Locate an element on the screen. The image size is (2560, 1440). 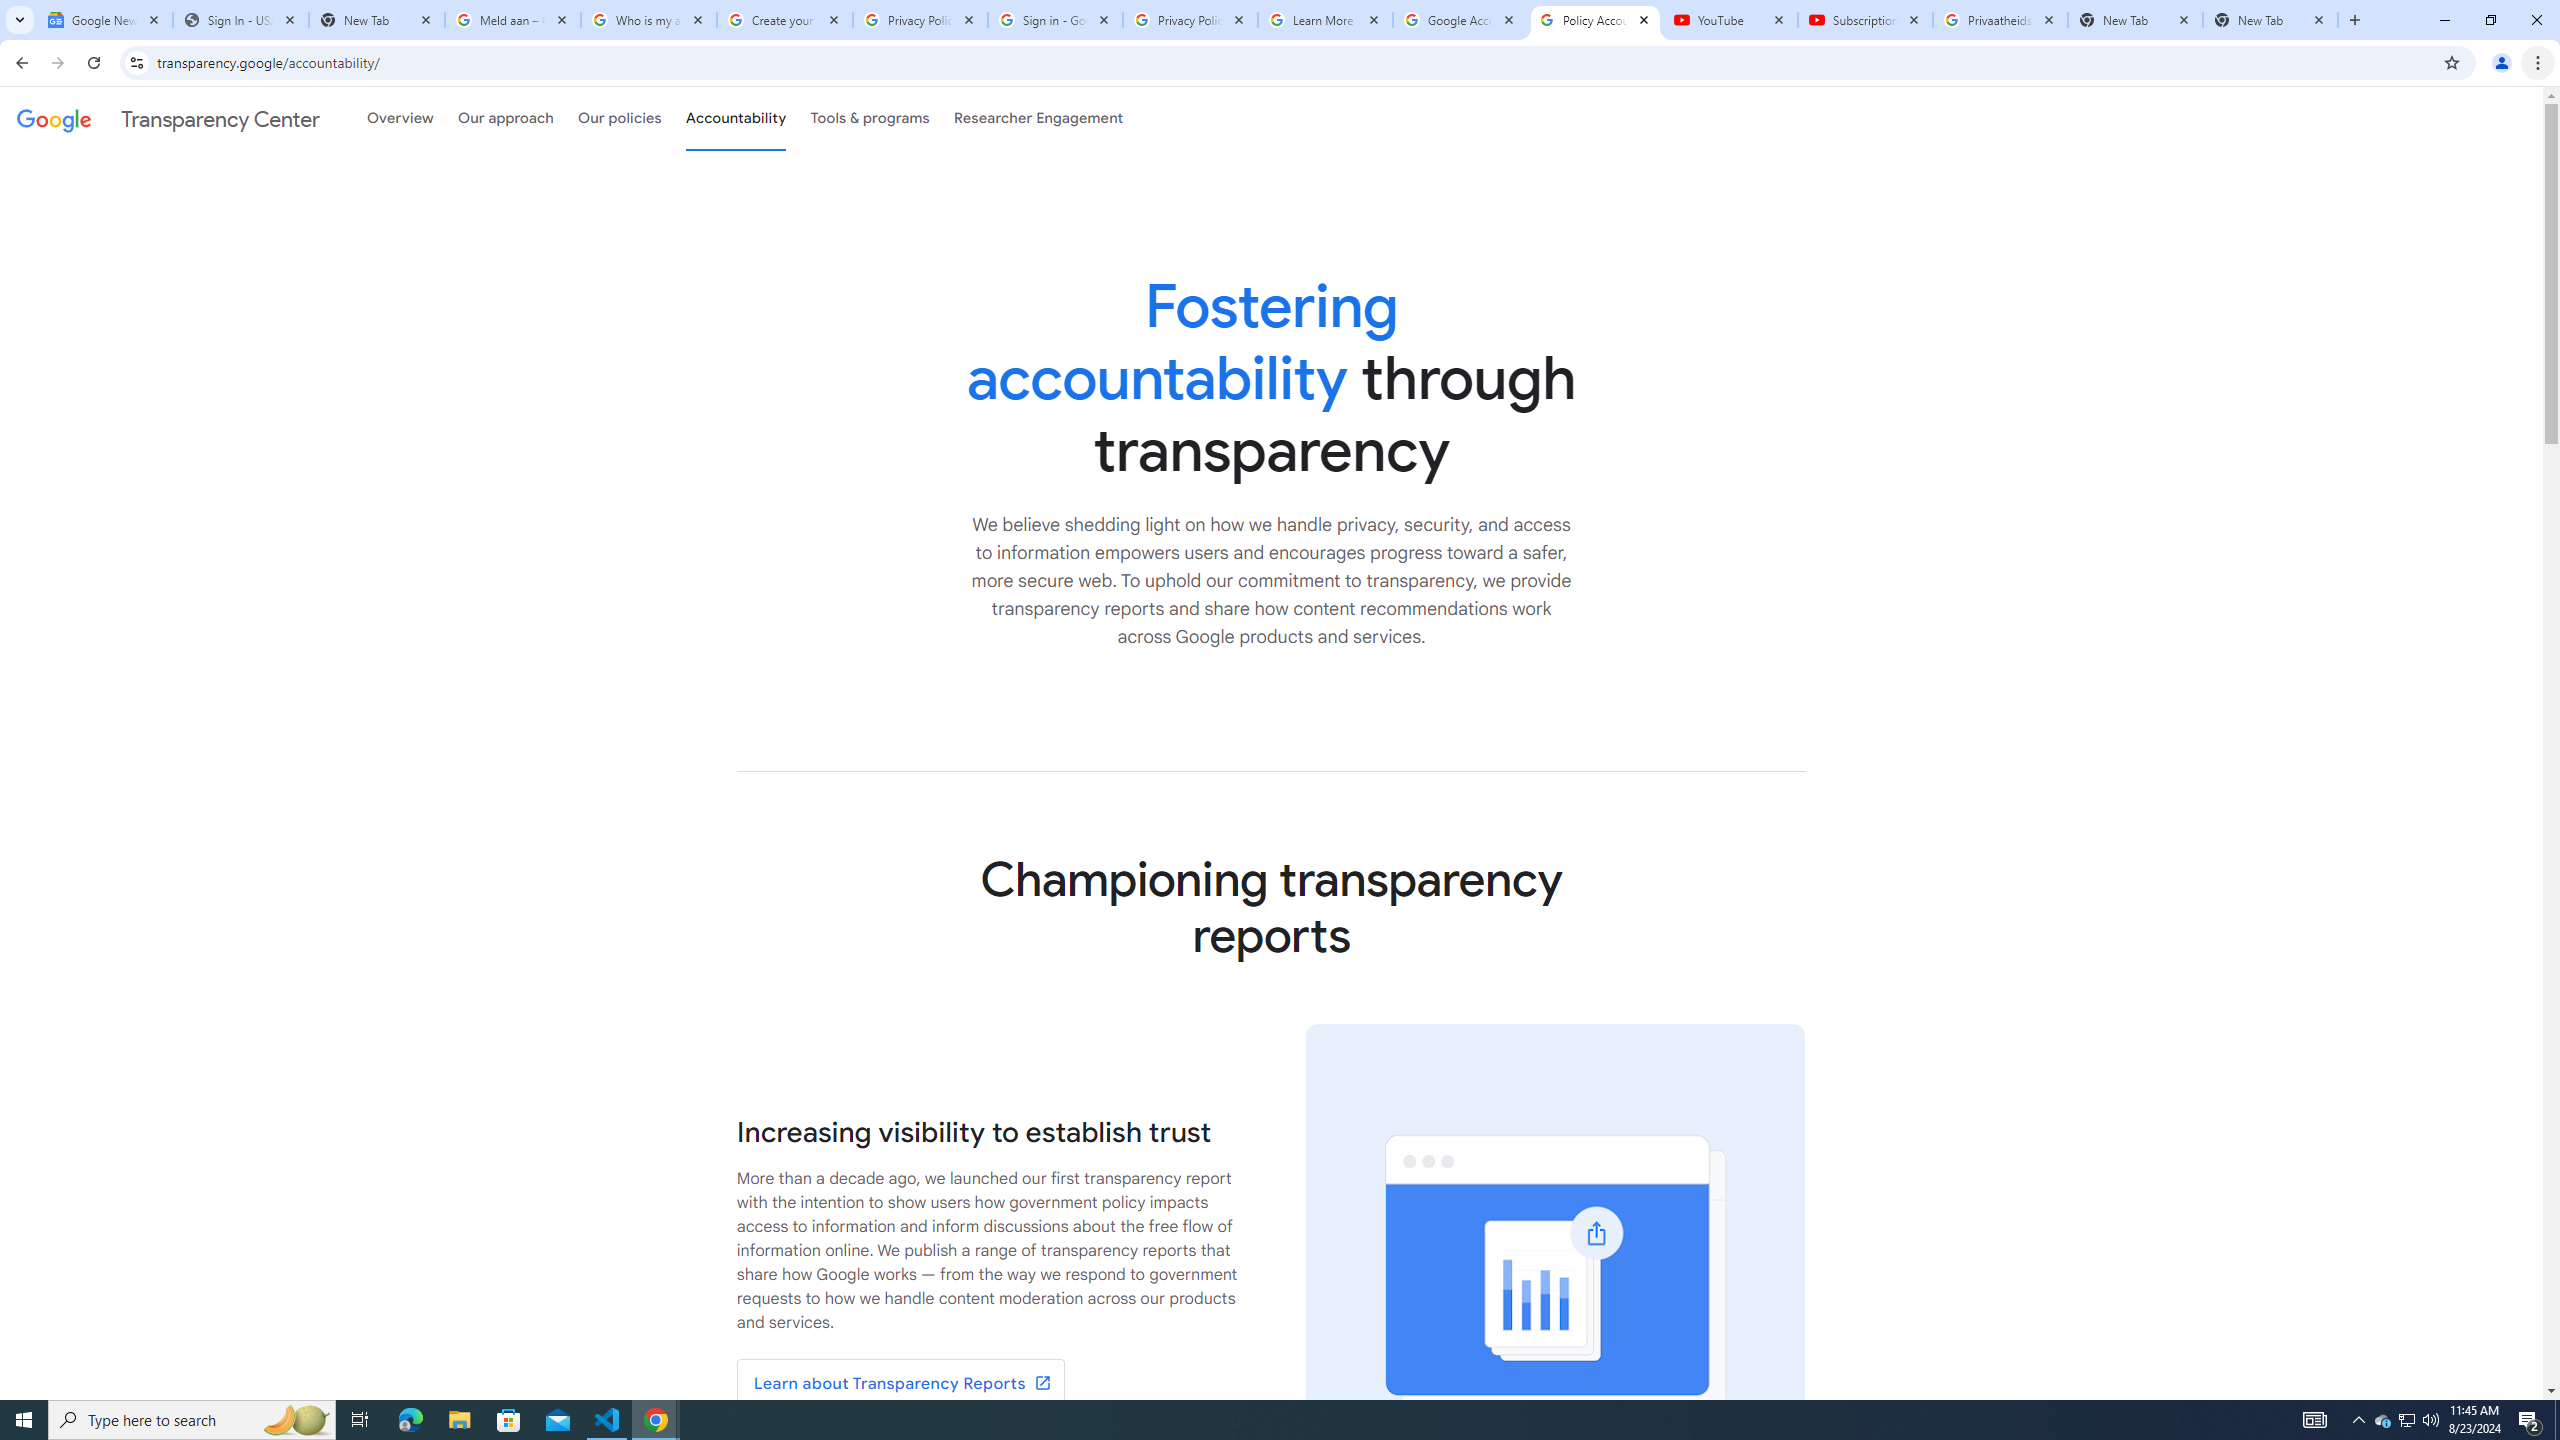
'Who is my administrator? - Google Account Help' is located at coordinates (648, 19).